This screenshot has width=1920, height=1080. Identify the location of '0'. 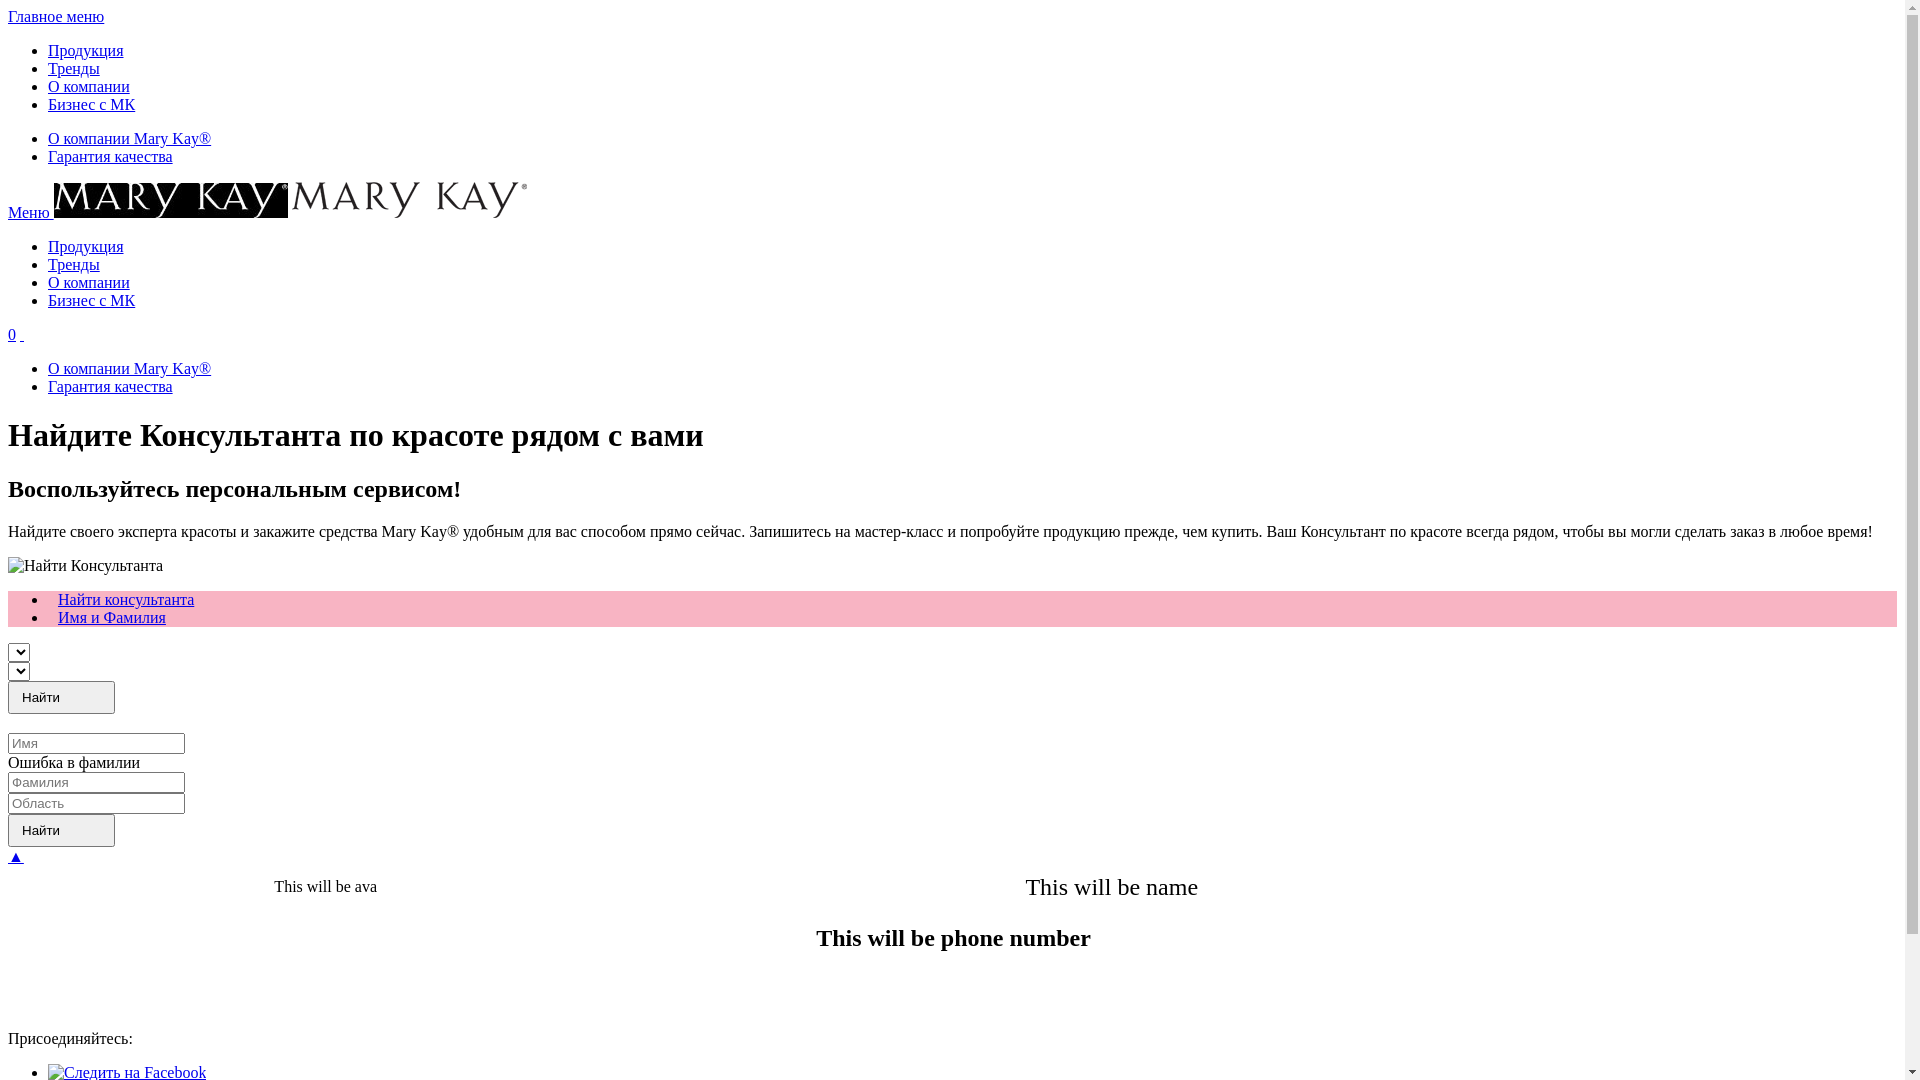
(12, 333).